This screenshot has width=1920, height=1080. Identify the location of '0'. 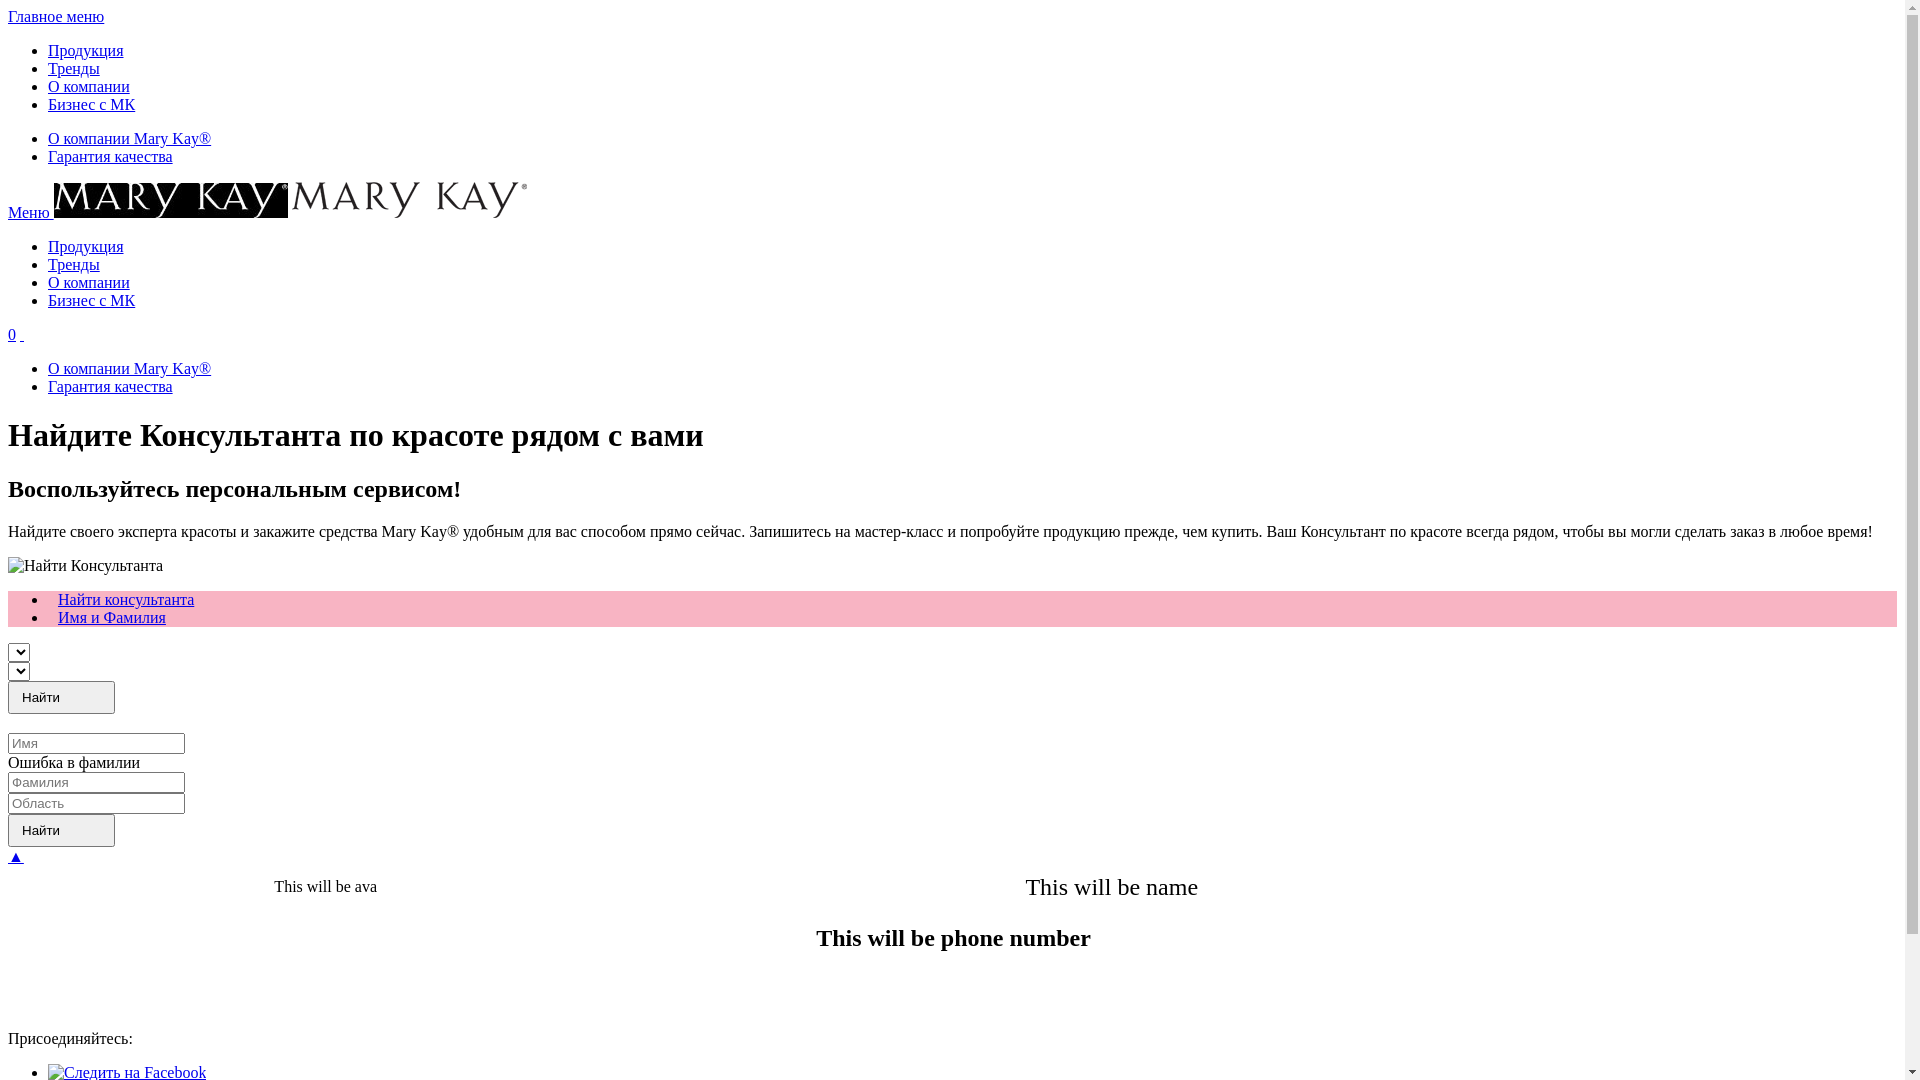
(12, 333).